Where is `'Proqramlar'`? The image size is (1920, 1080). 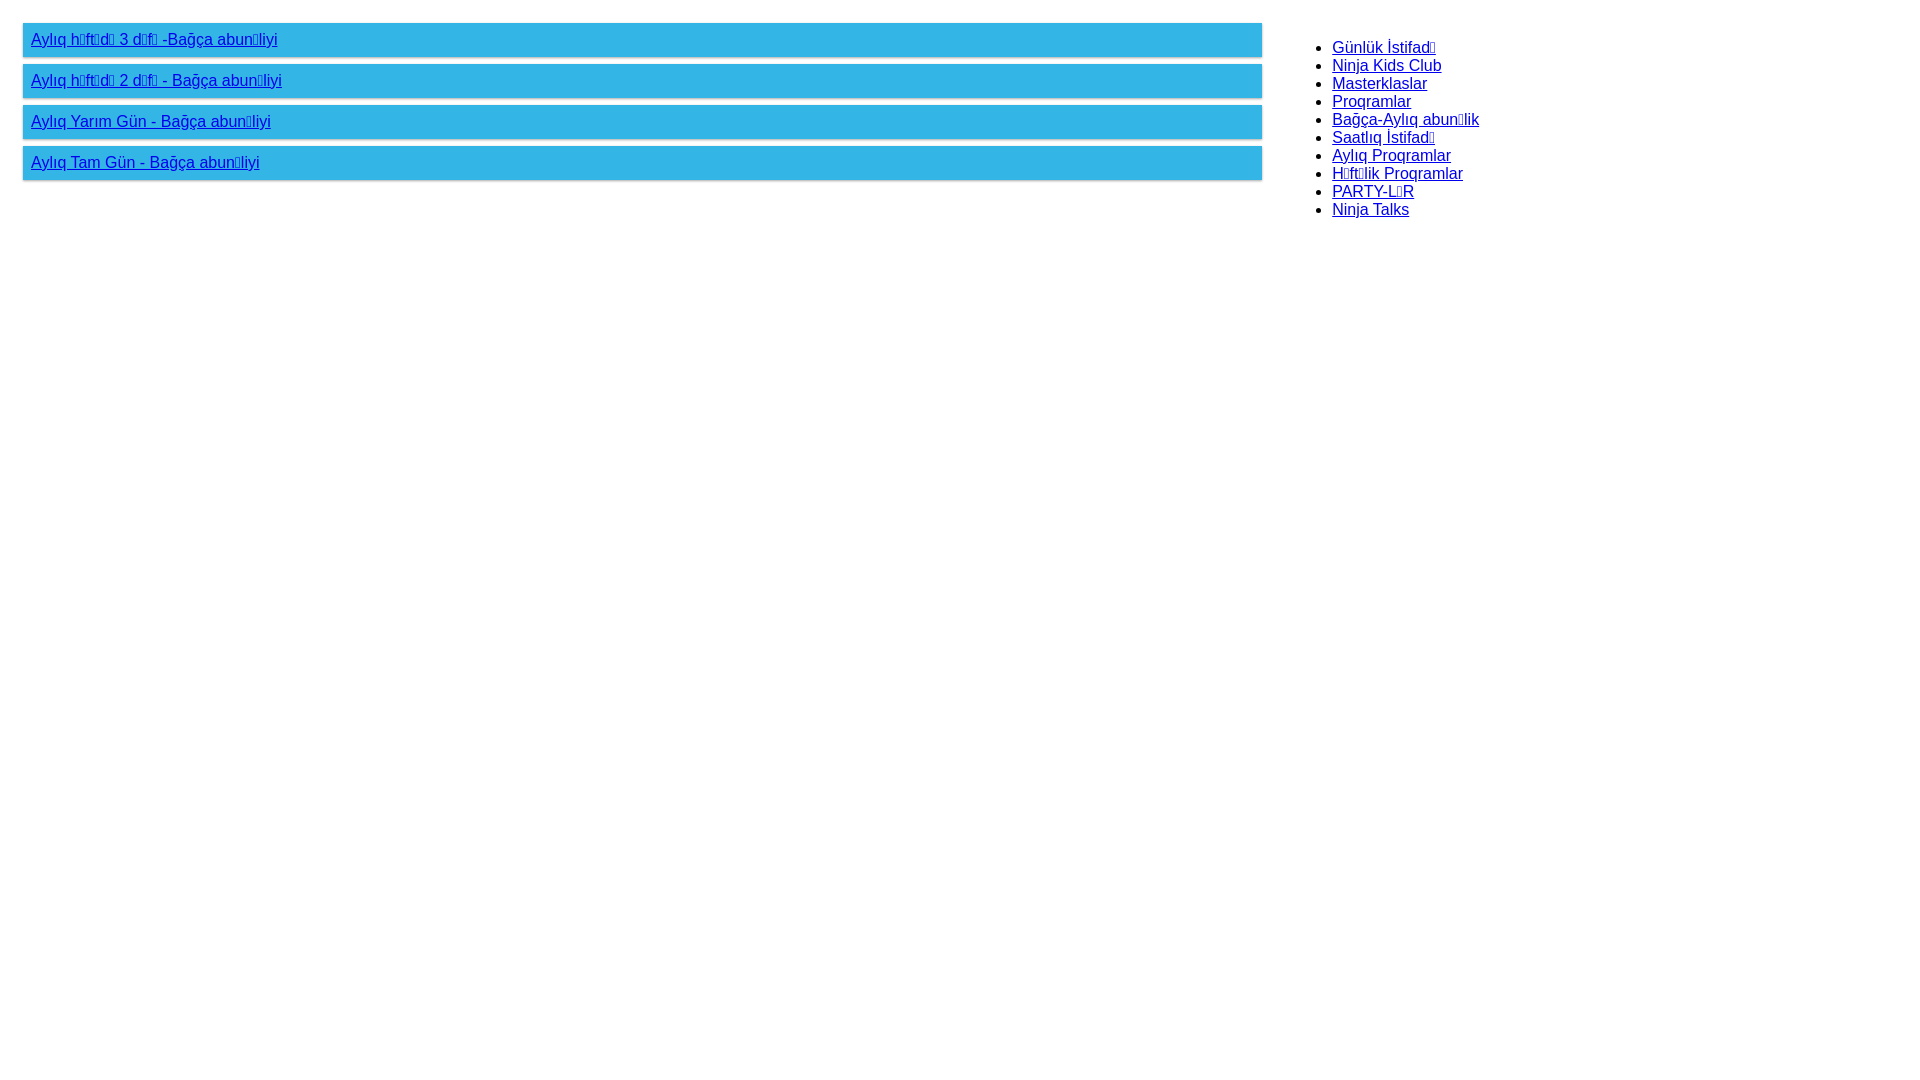 'Proqramlar' is located at coordinates (1370, 101).